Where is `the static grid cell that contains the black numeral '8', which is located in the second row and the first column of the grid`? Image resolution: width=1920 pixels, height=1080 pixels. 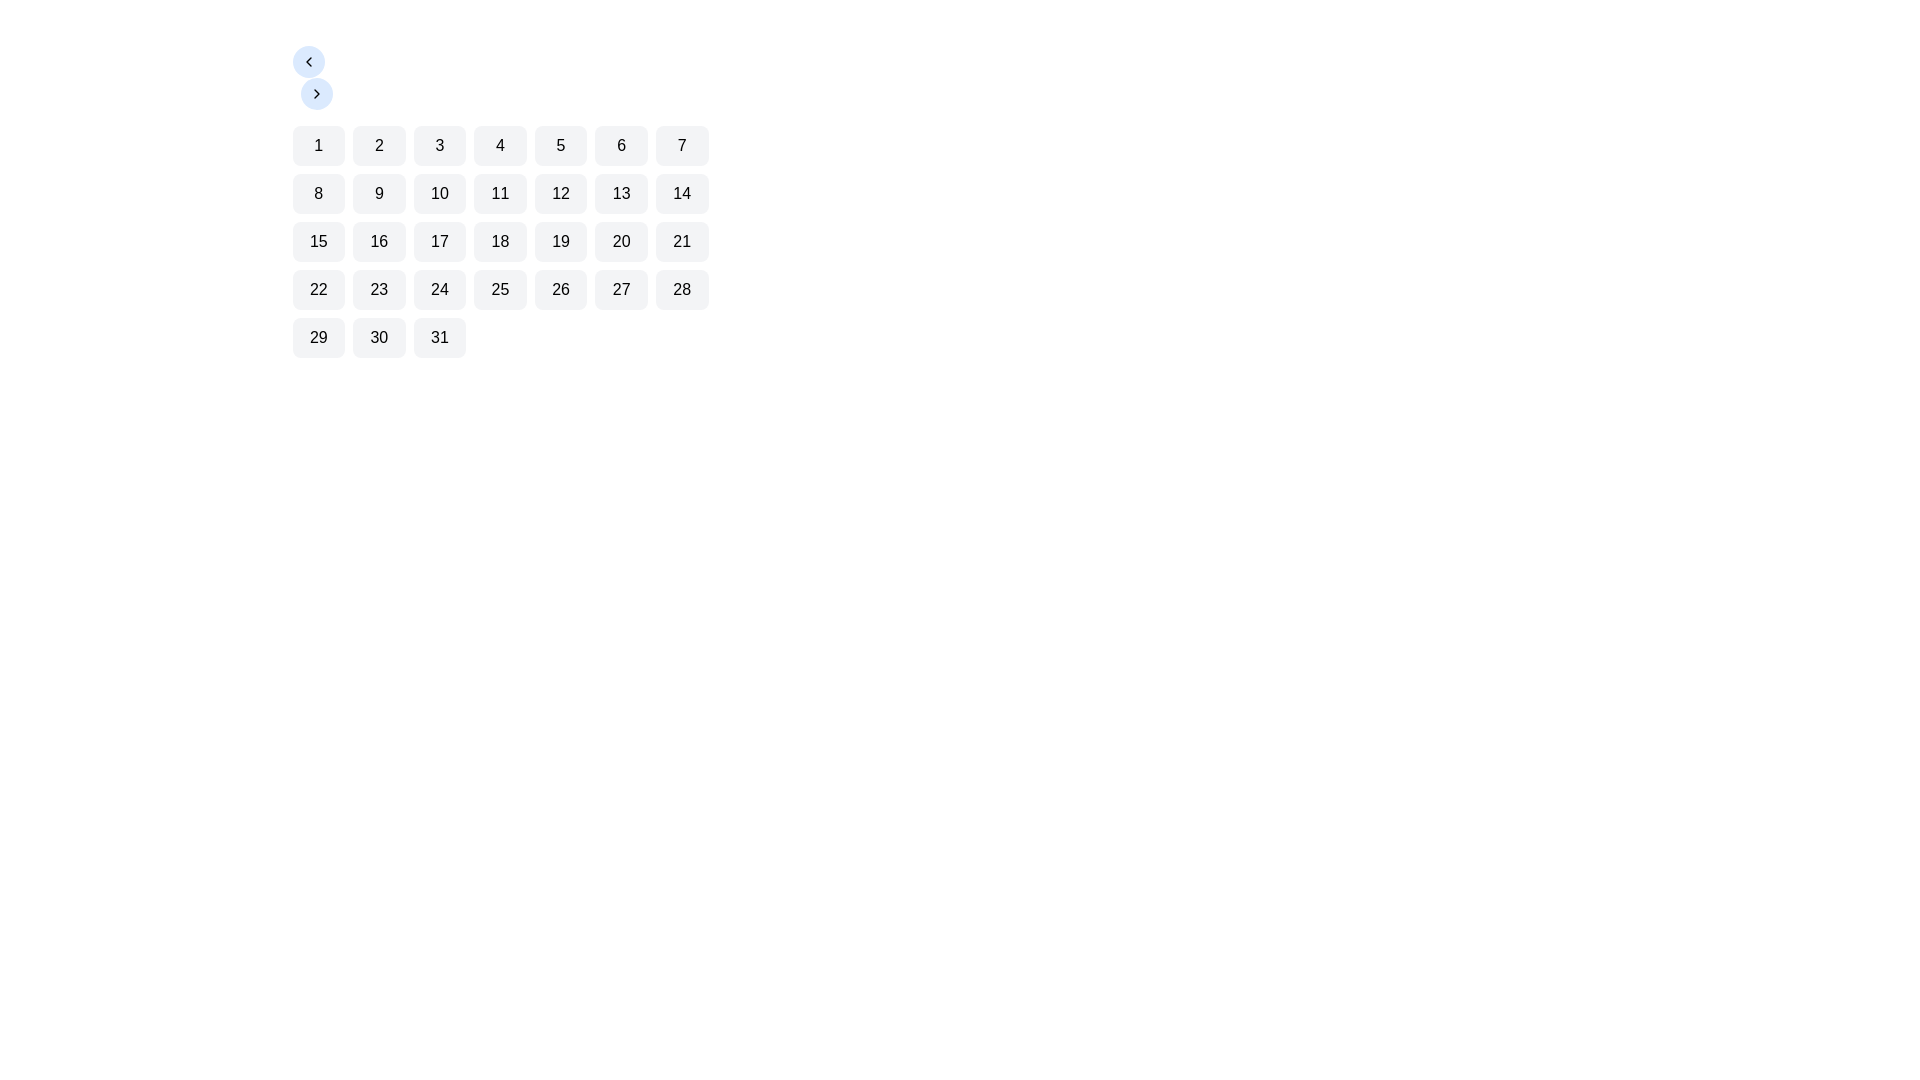
the static grid cell that contains the black numeral '8', which is located in the second row and the first column of the grid is located at coordinates (317, 193).